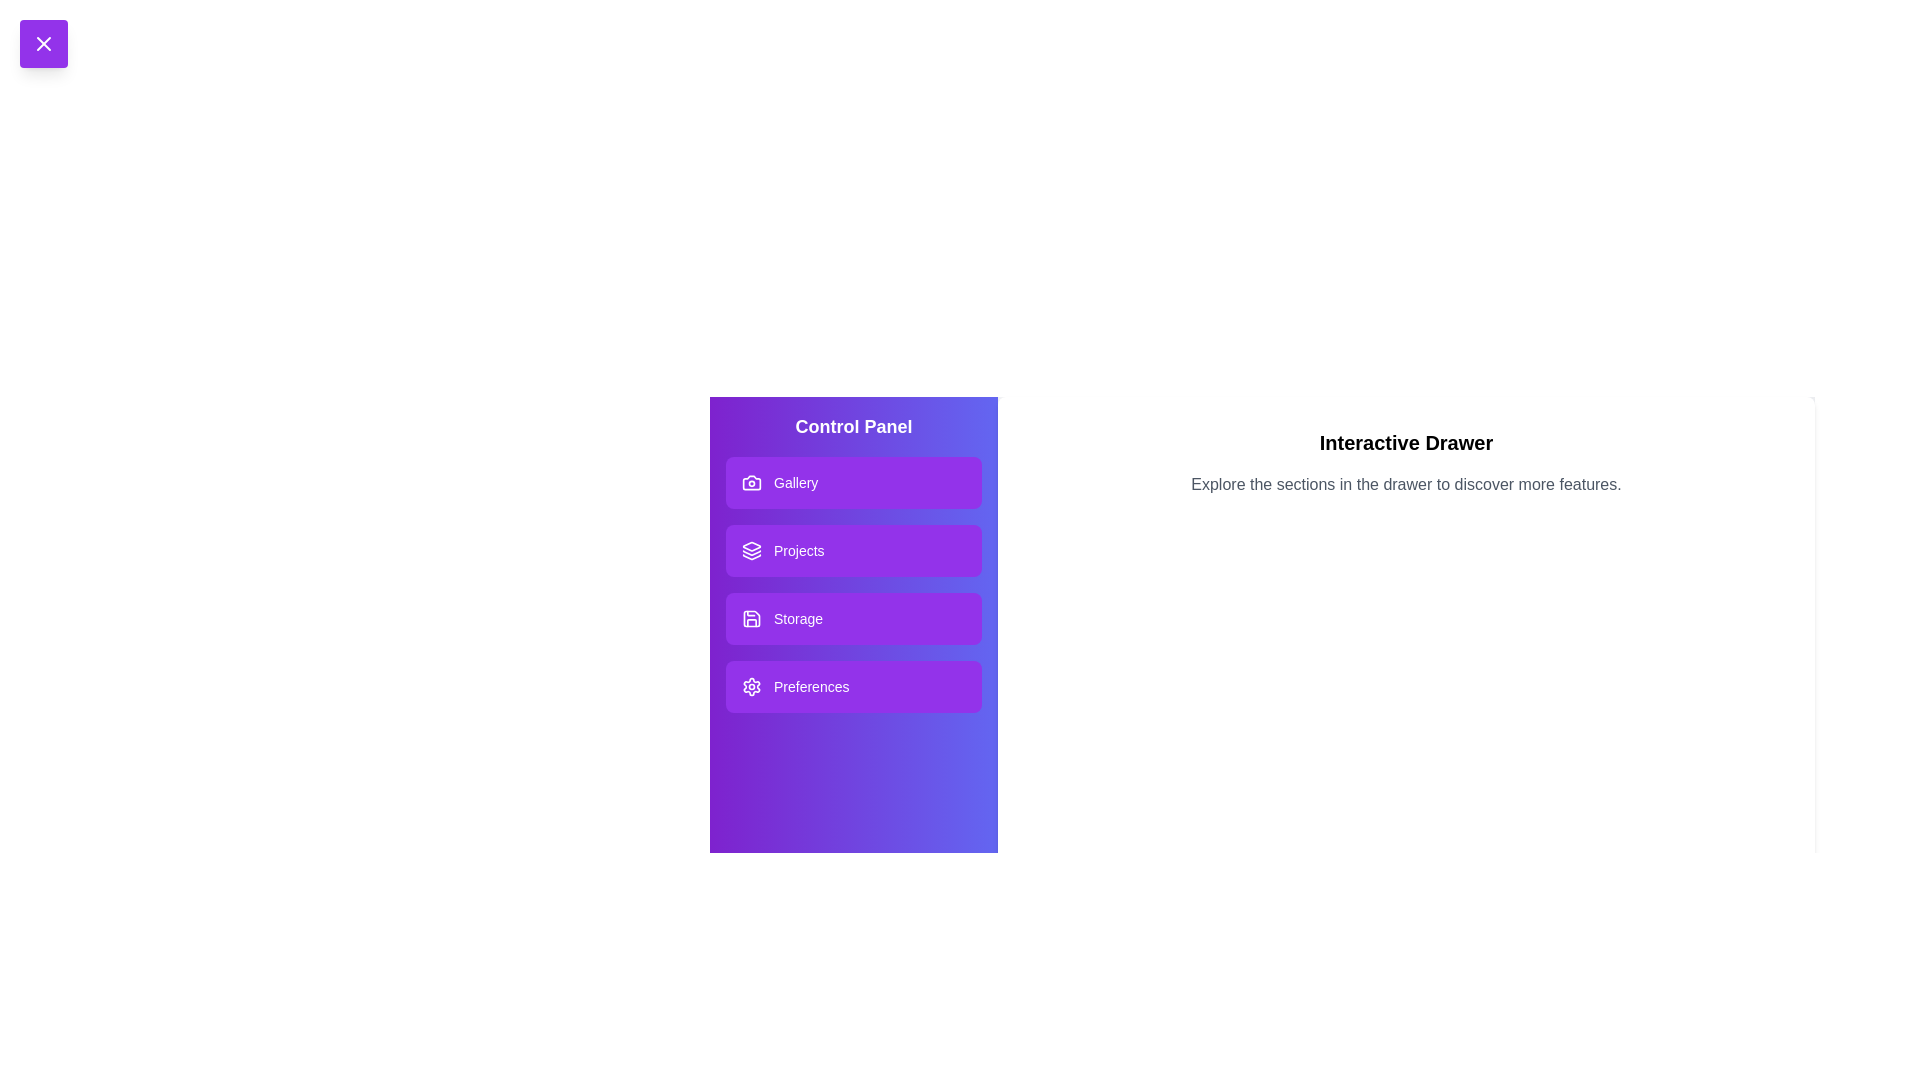  Describe the element at coordinates (854, 685) in the screenshot. I see `the 'Preferences' section of the drawer` at that location.